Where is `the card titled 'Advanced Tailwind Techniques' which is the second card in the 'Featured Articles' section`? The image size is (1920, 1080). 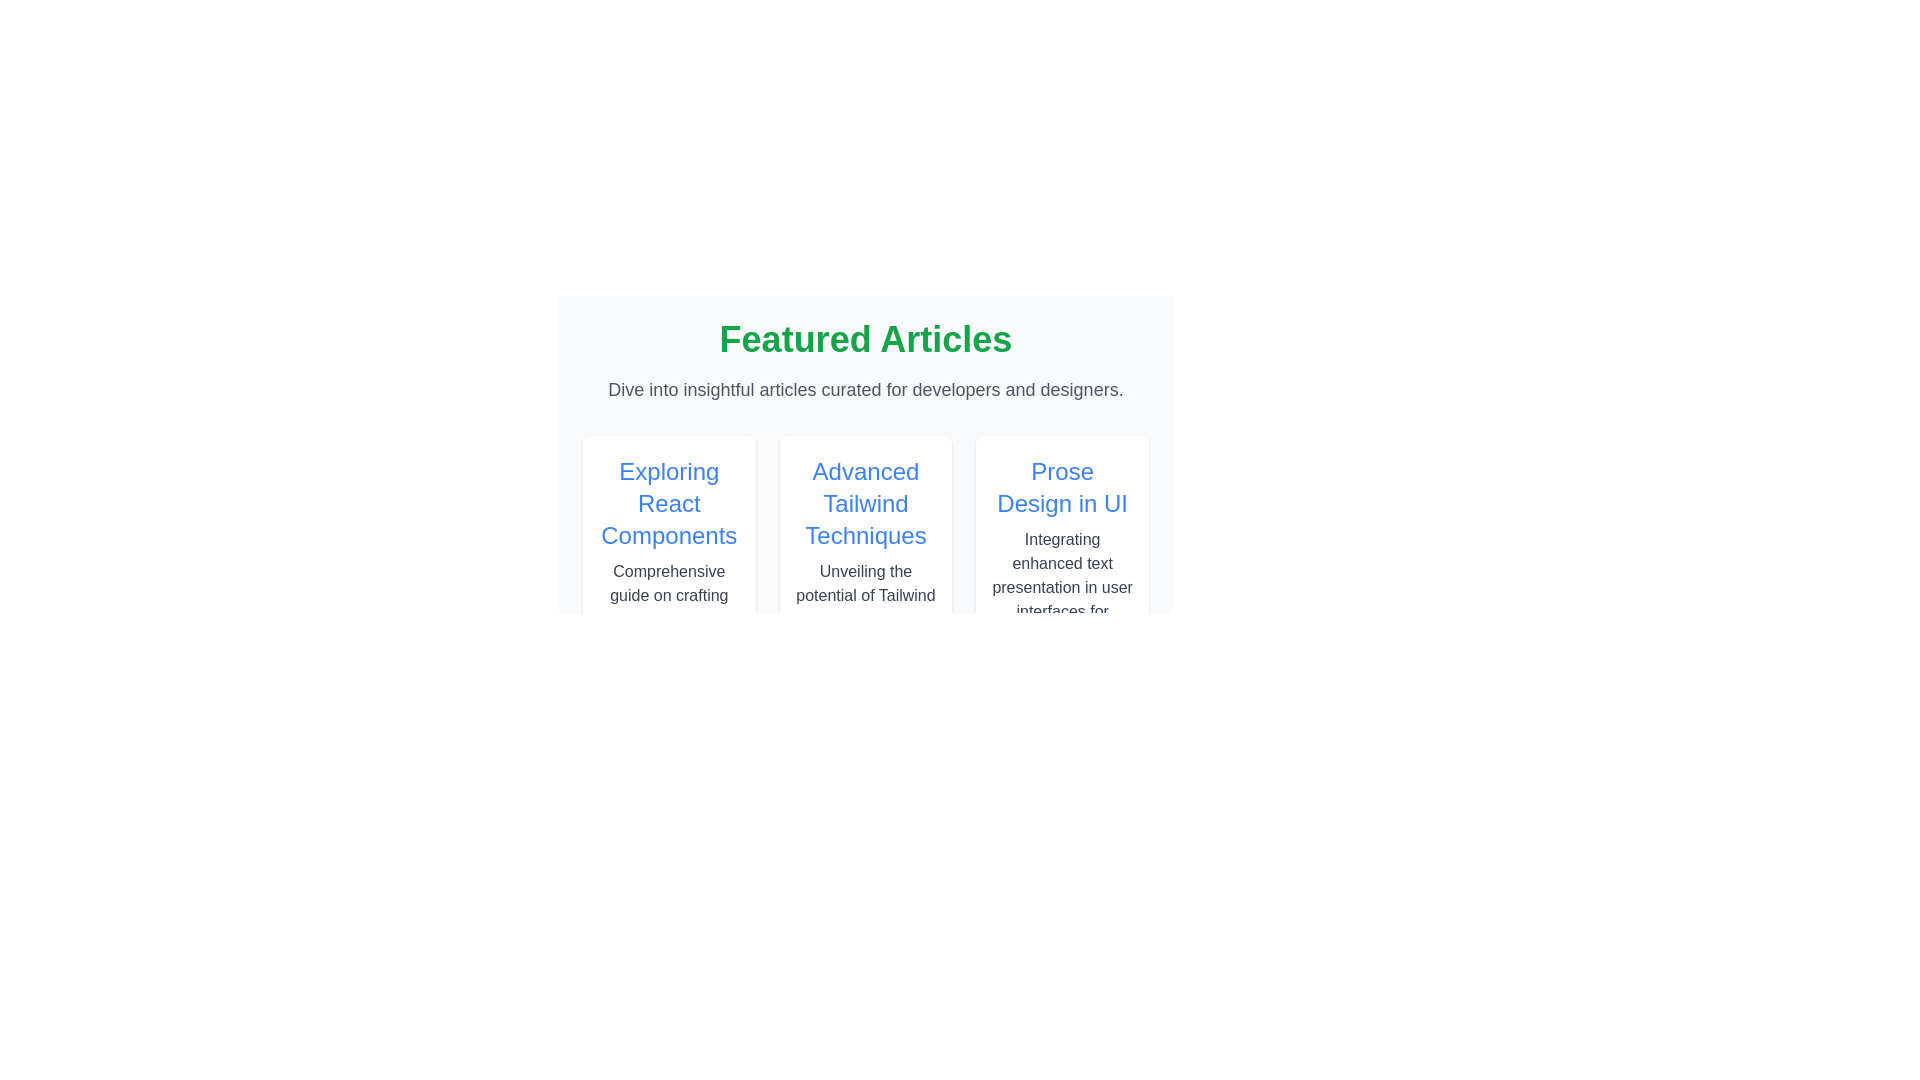
the card titled 'Advanced Tailwind Techniques' which is the second card in the 'Featured Articles' section is located at coordinates (865, 441).